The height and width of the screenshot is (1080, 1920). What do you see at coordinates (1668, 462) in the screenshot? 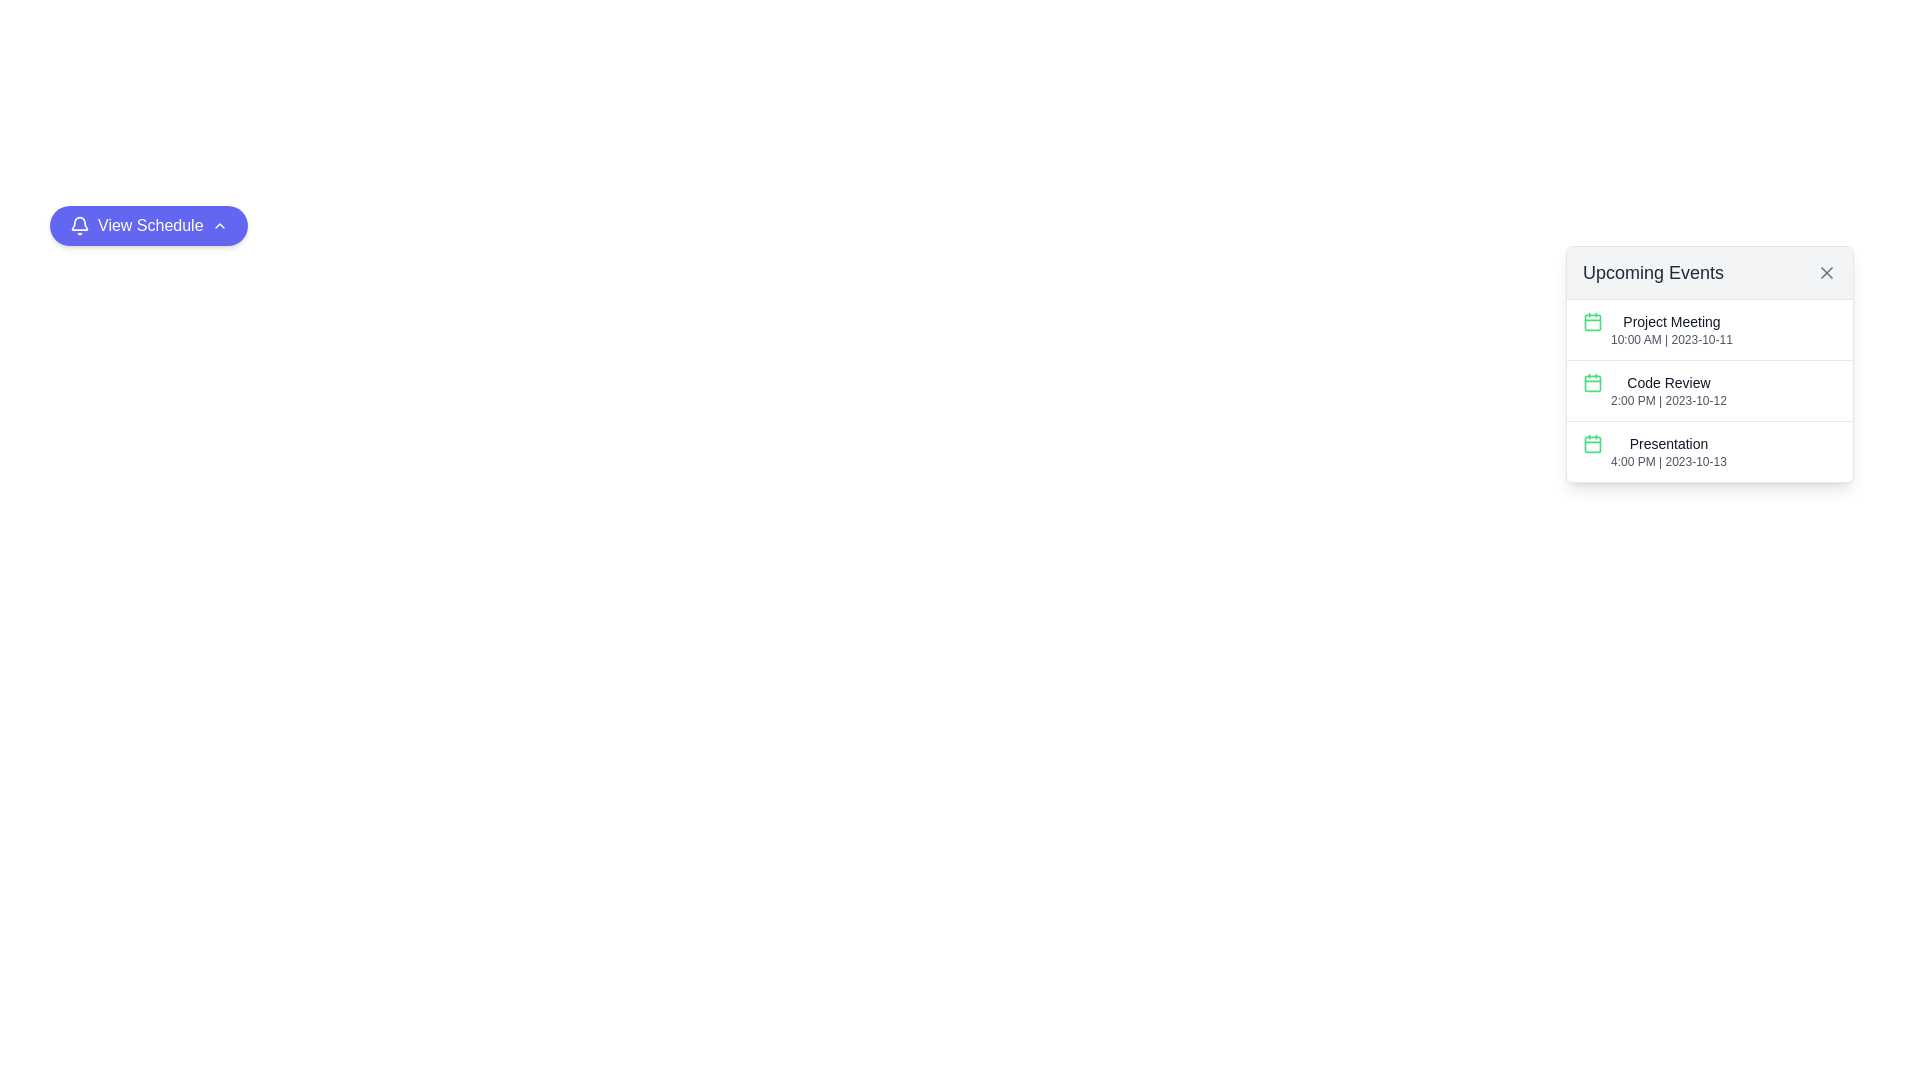
I see `the non-interactive text label that displays the scheduled time and date for the event labeled 'Presentation', located below the 'Presentation' text in the 'Upcoming Events' section` at bounding box center [1668, 462].